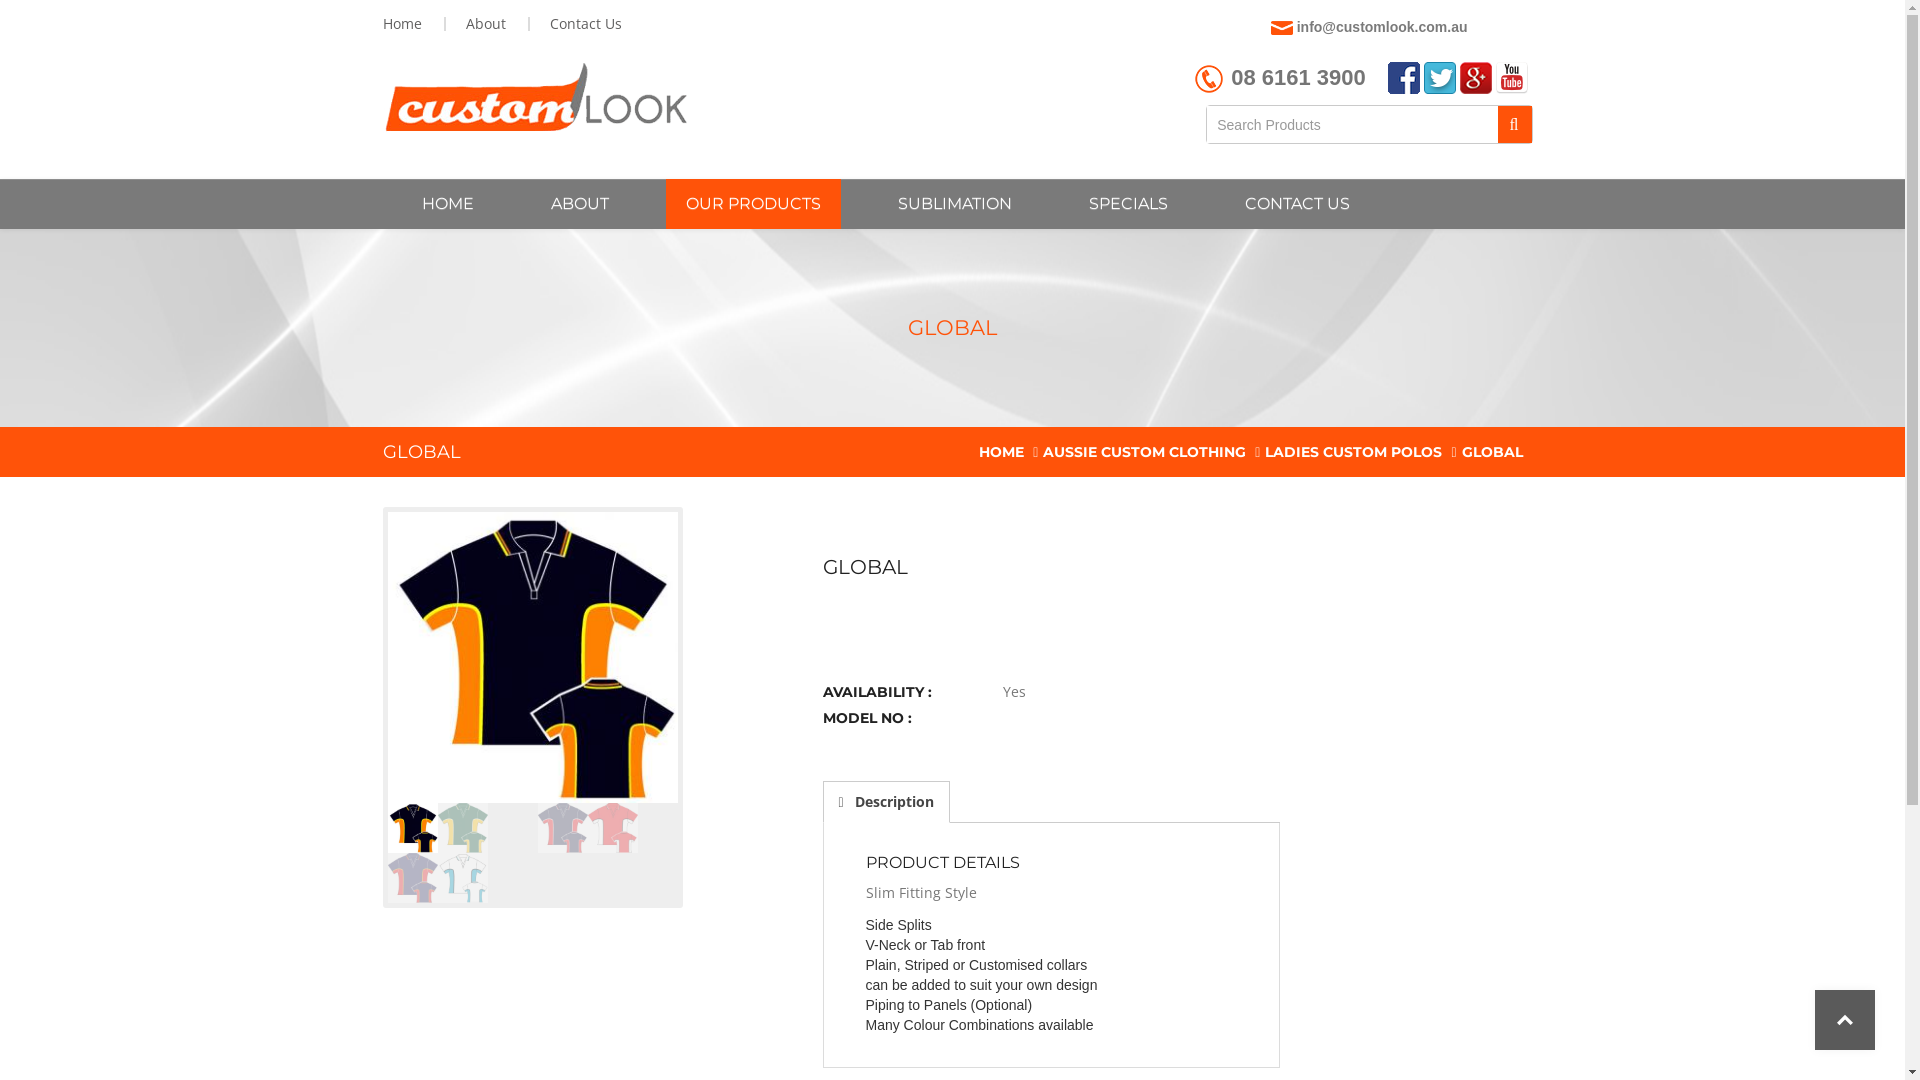 The width and height of the screenshot is (1920, 1080). Describe the element at coordinates (446, 204) in the screenshot. I see `'HOME'` at that location.